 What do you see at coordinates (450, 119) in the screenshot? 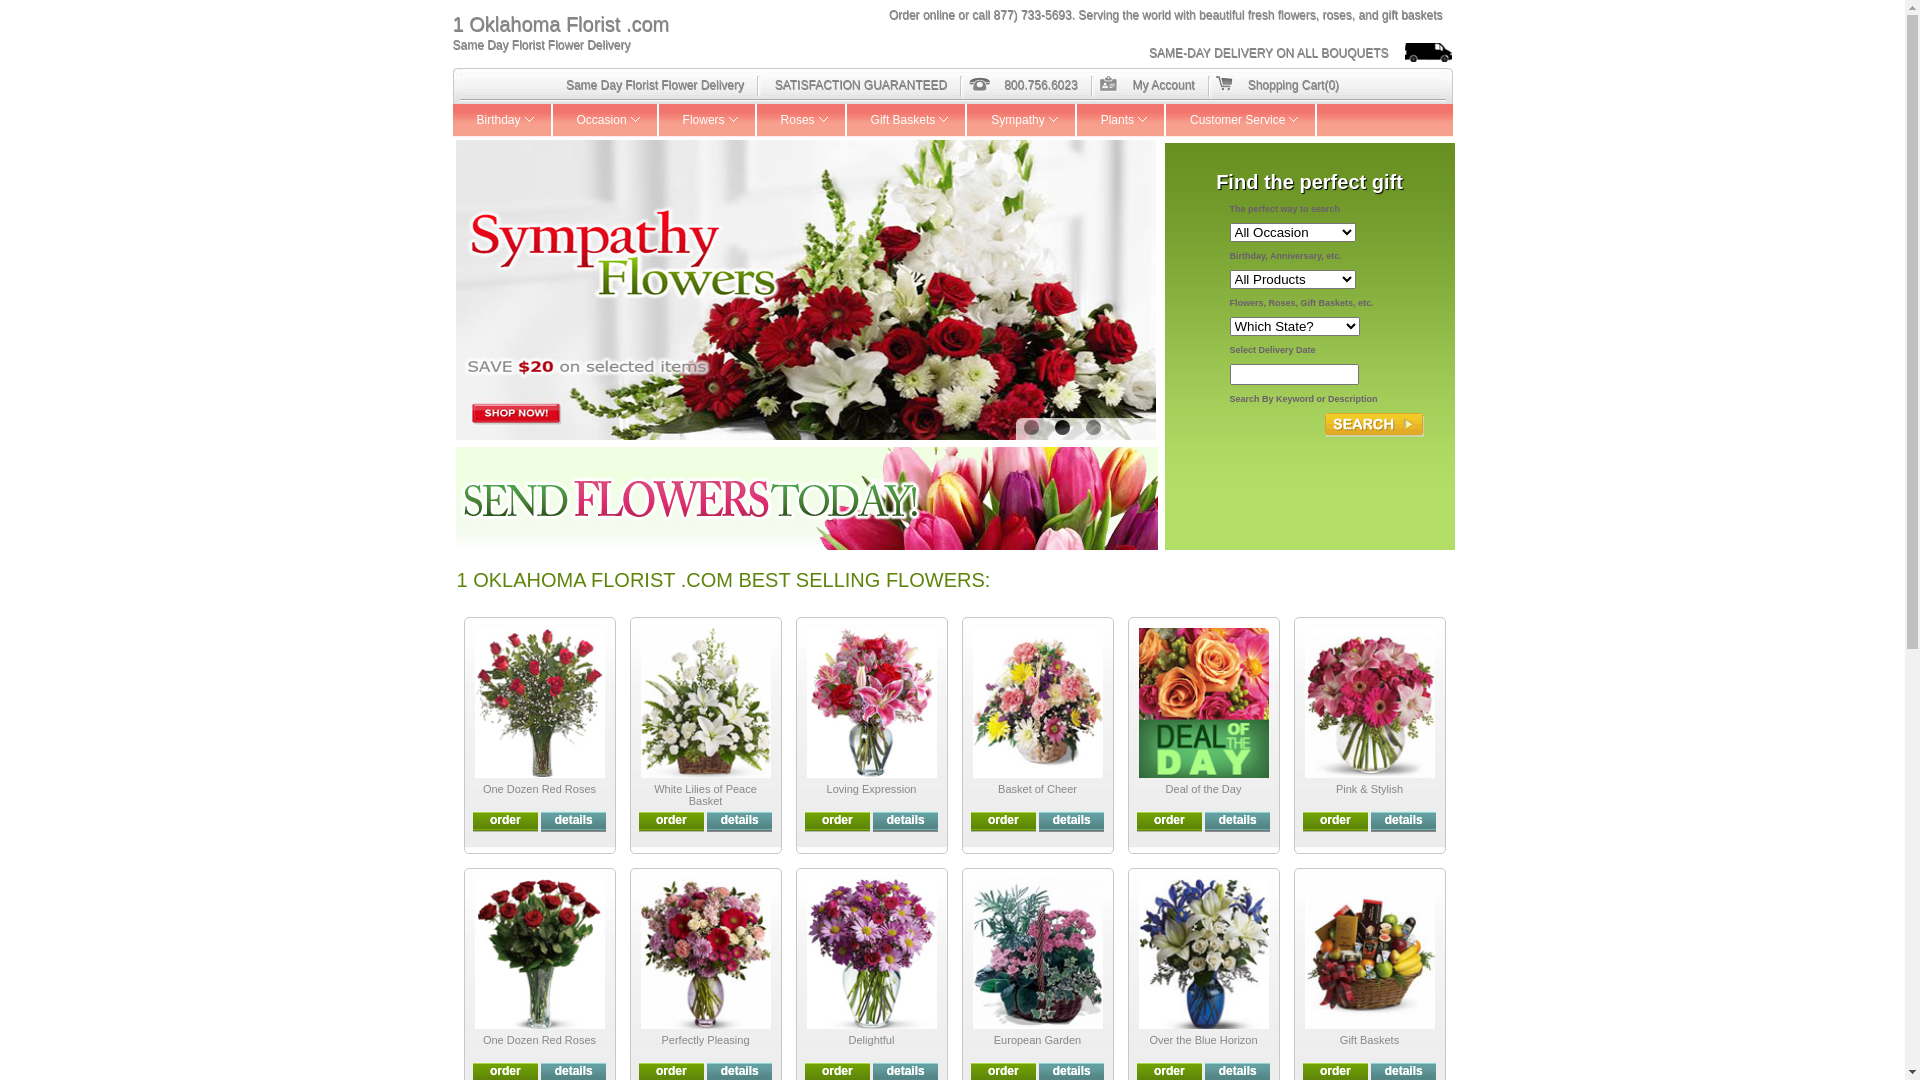
I see `'Birthday'` at bounding box center [450, 119].